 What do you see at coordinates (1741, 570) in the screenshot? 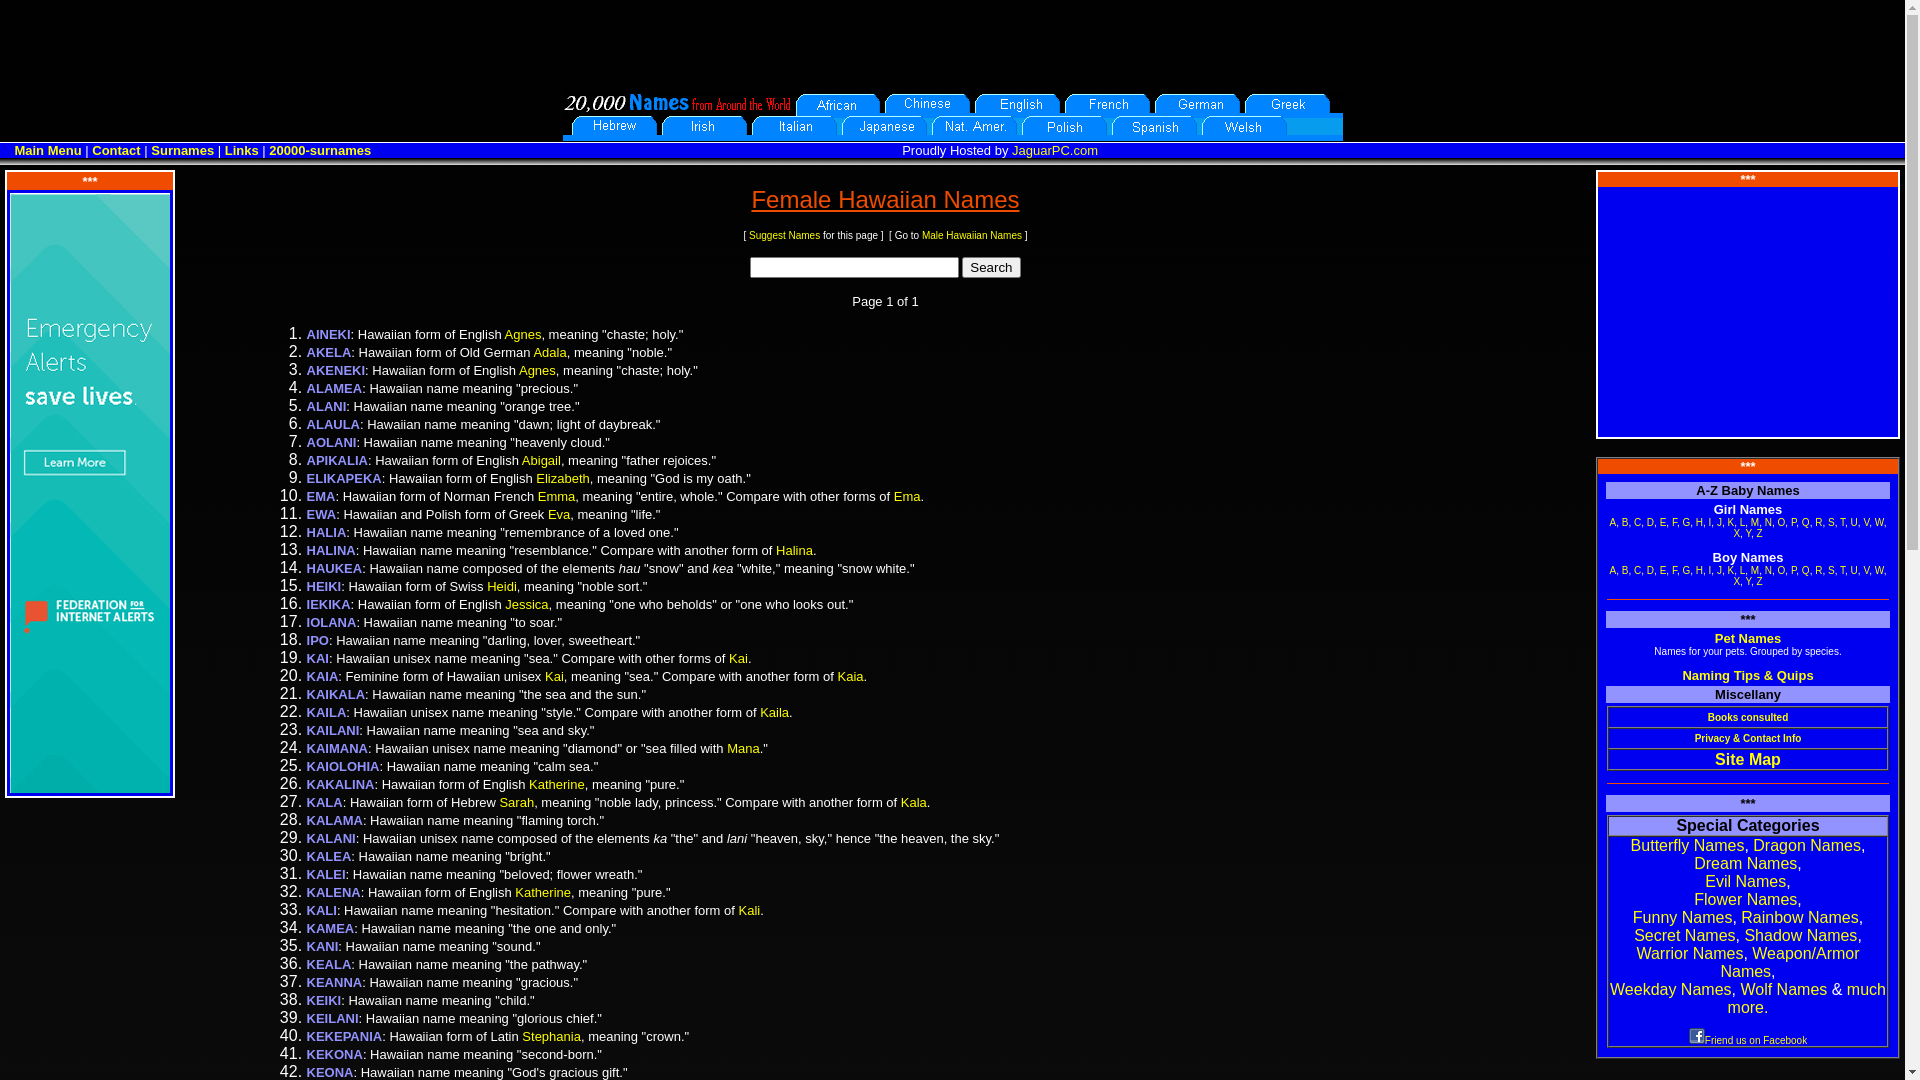
I see `'L'` at bounding box center [1741, 570].